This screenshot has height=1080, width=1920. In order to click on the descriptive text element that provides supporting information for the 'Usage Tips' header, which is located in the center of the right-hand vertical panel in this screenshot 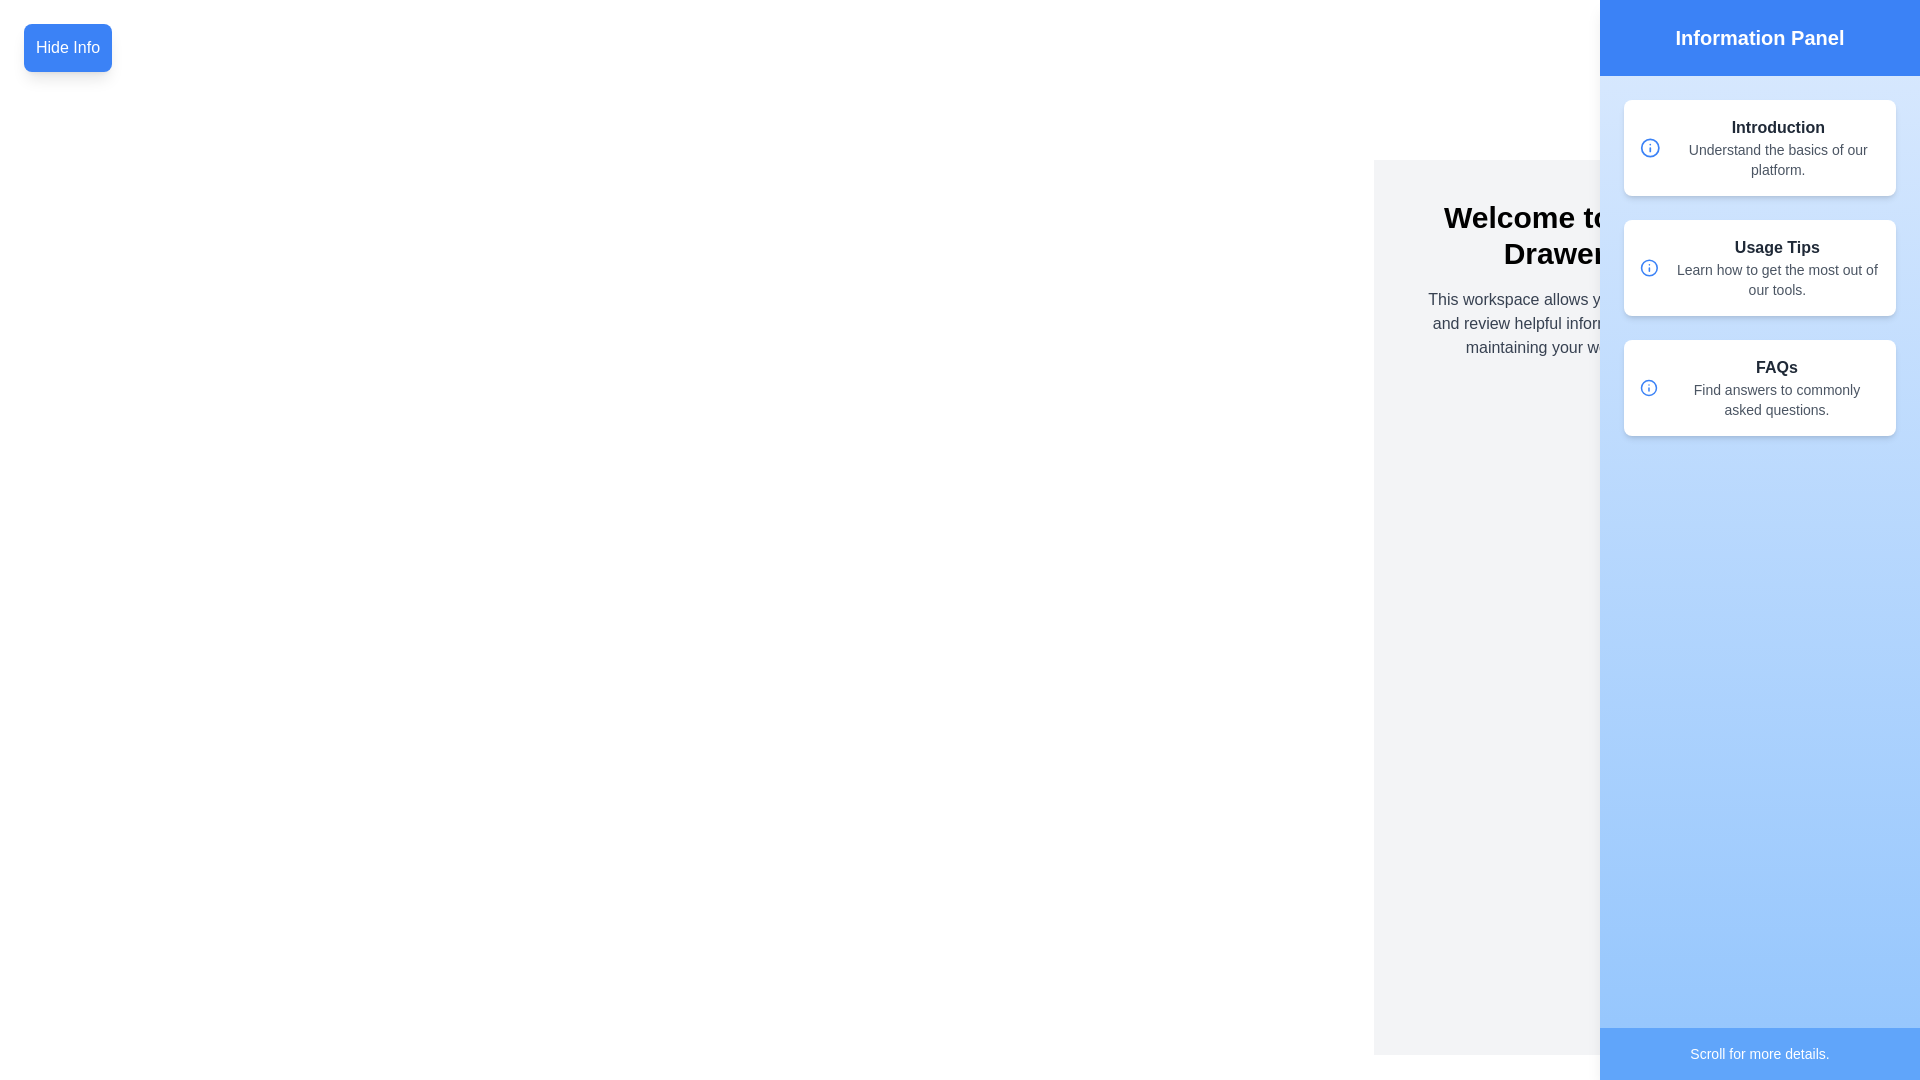, I will do `click(1777, 280)`.